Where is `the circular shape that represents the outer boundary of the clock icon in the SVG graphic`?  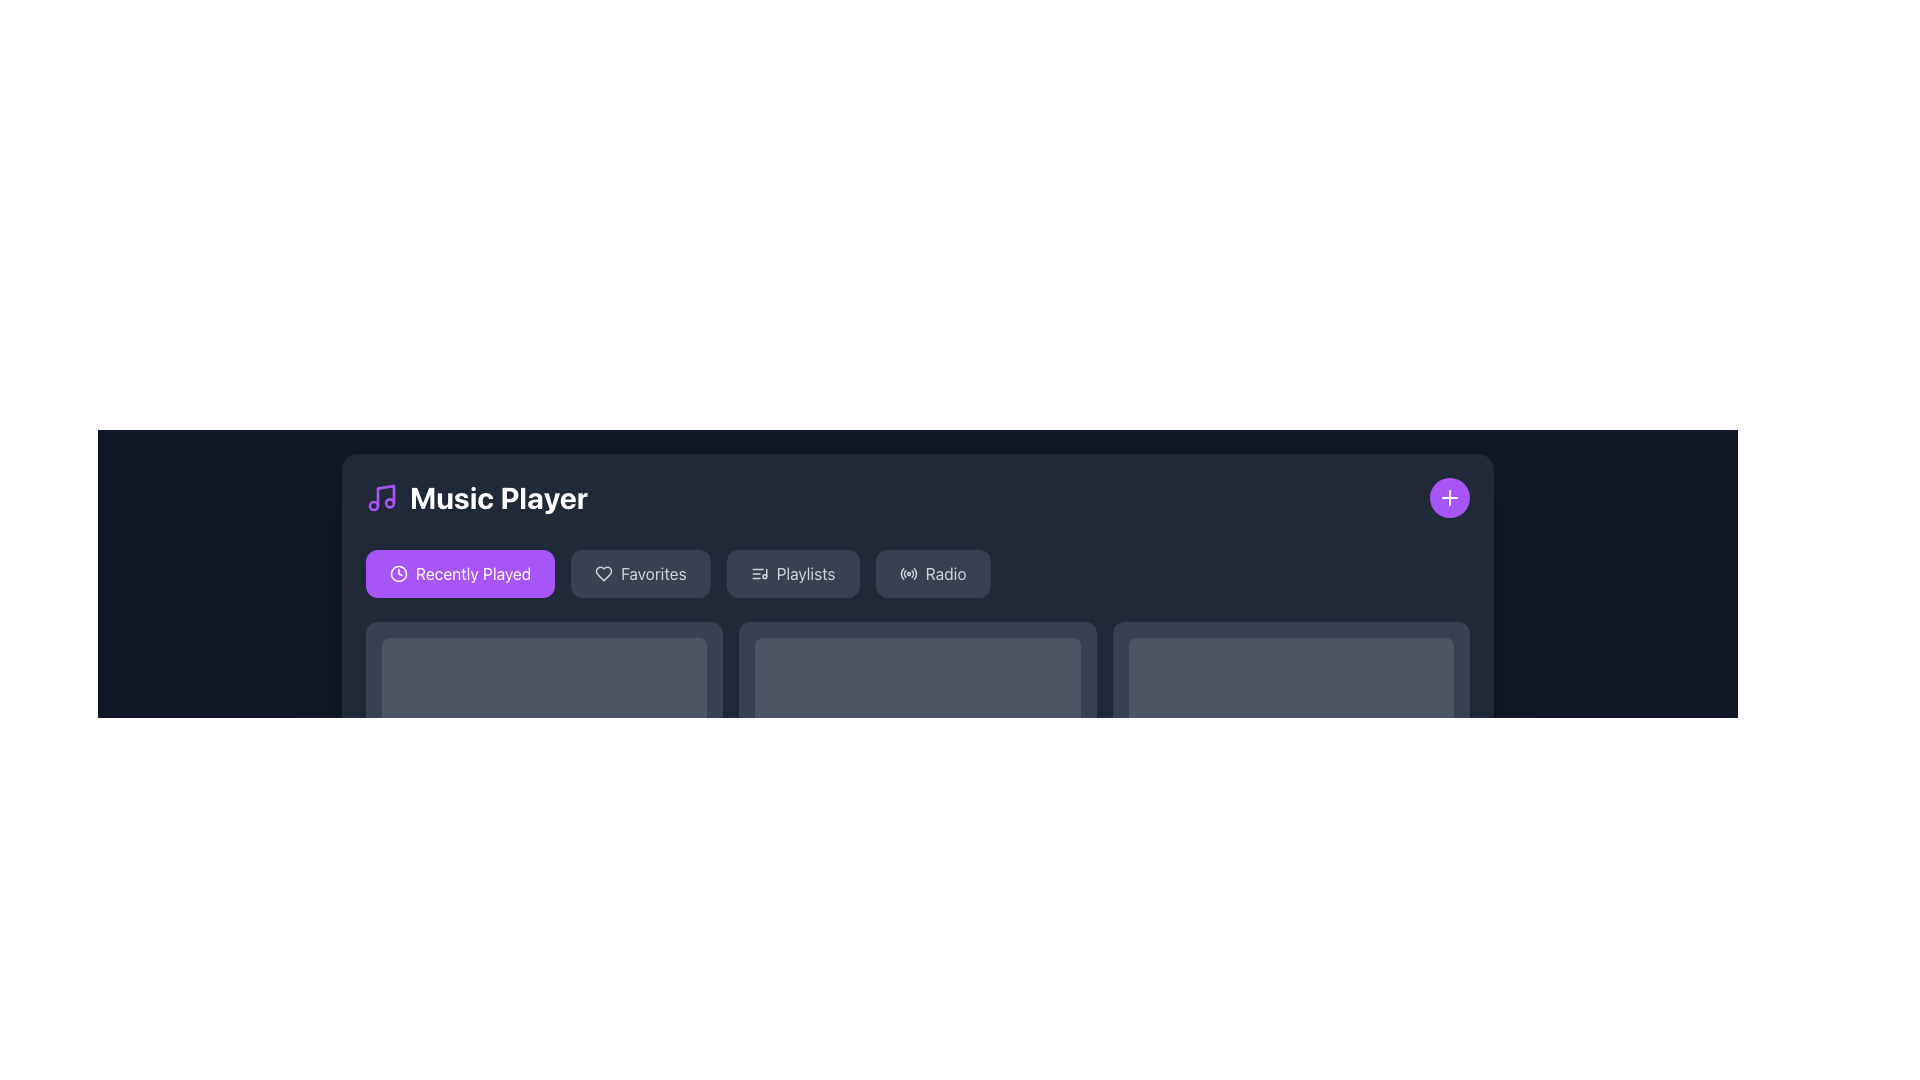
the circular shape that represents the outer boundary of the clock icon in the SVG graphic is located at coordinates (398, 574).